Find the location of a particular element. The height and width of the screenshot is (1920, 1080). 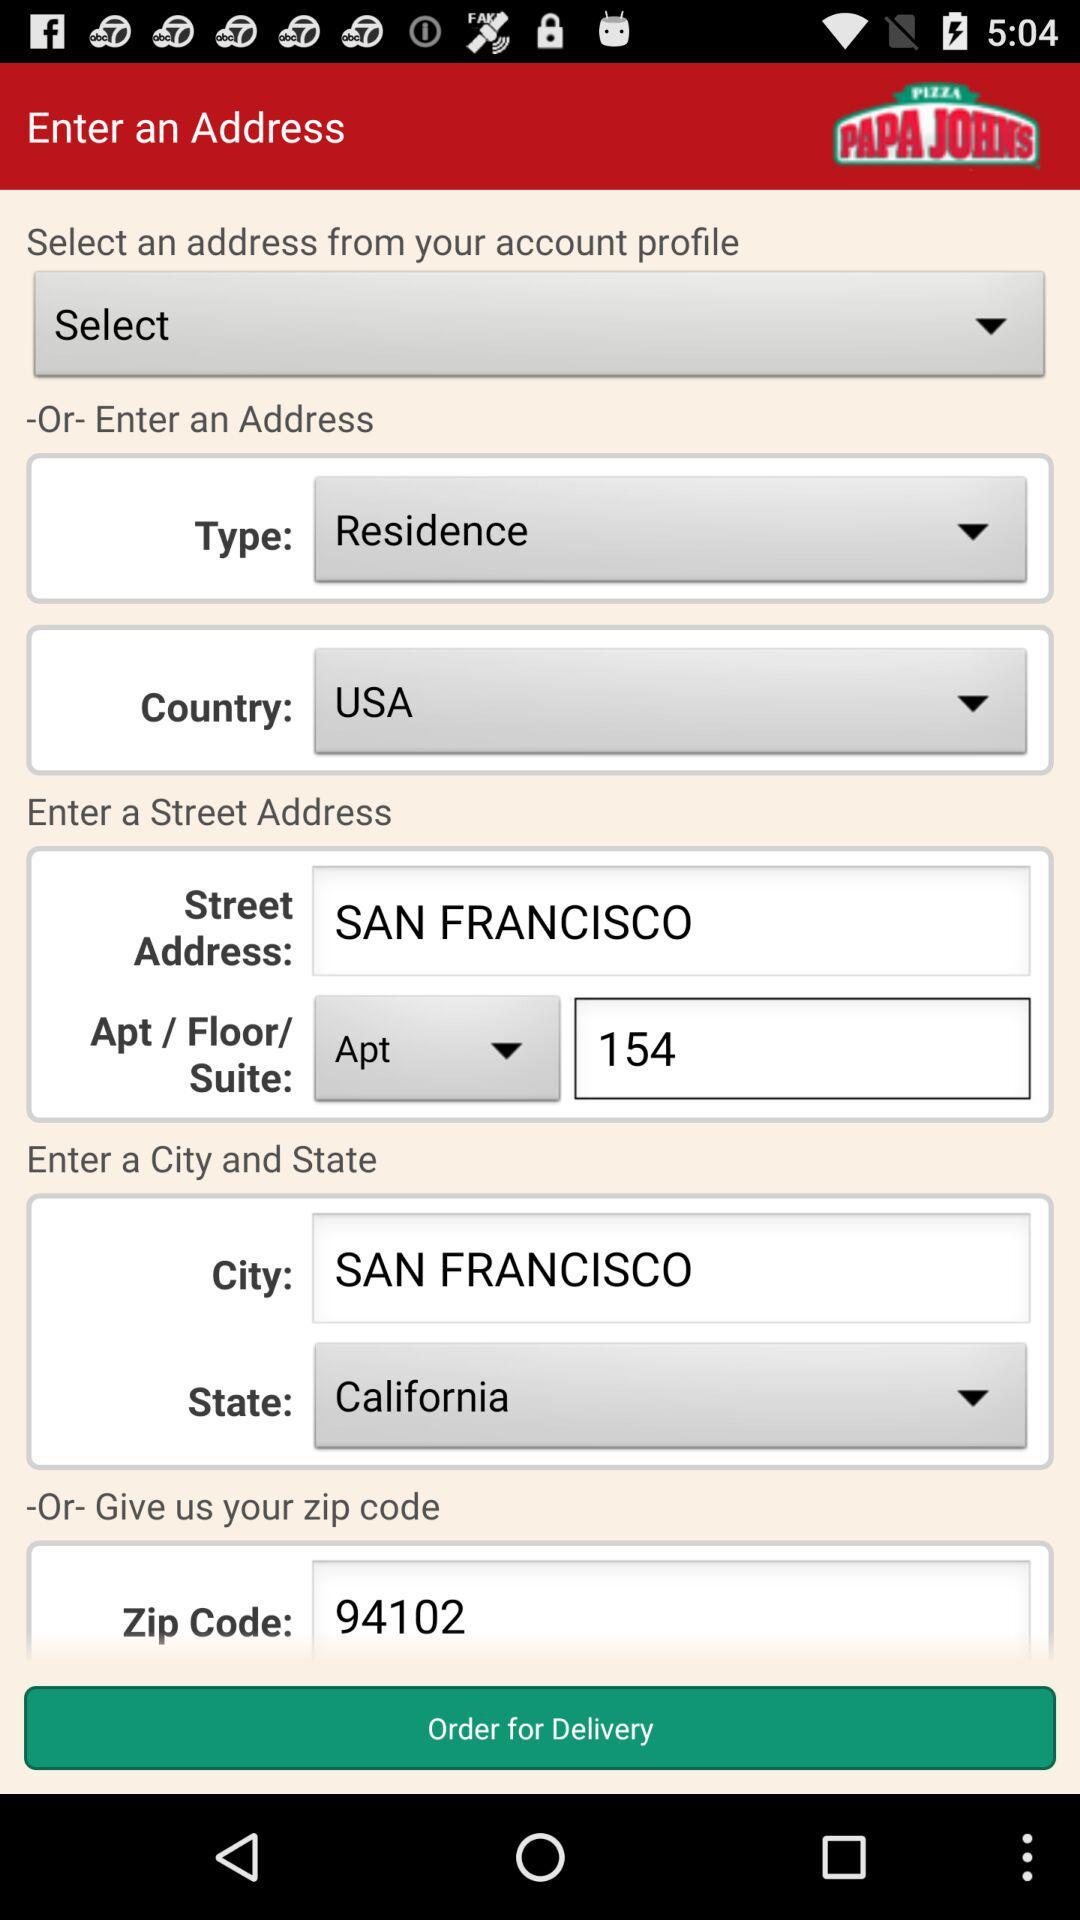

the logo in the top left is located at coordinates (936, 125).